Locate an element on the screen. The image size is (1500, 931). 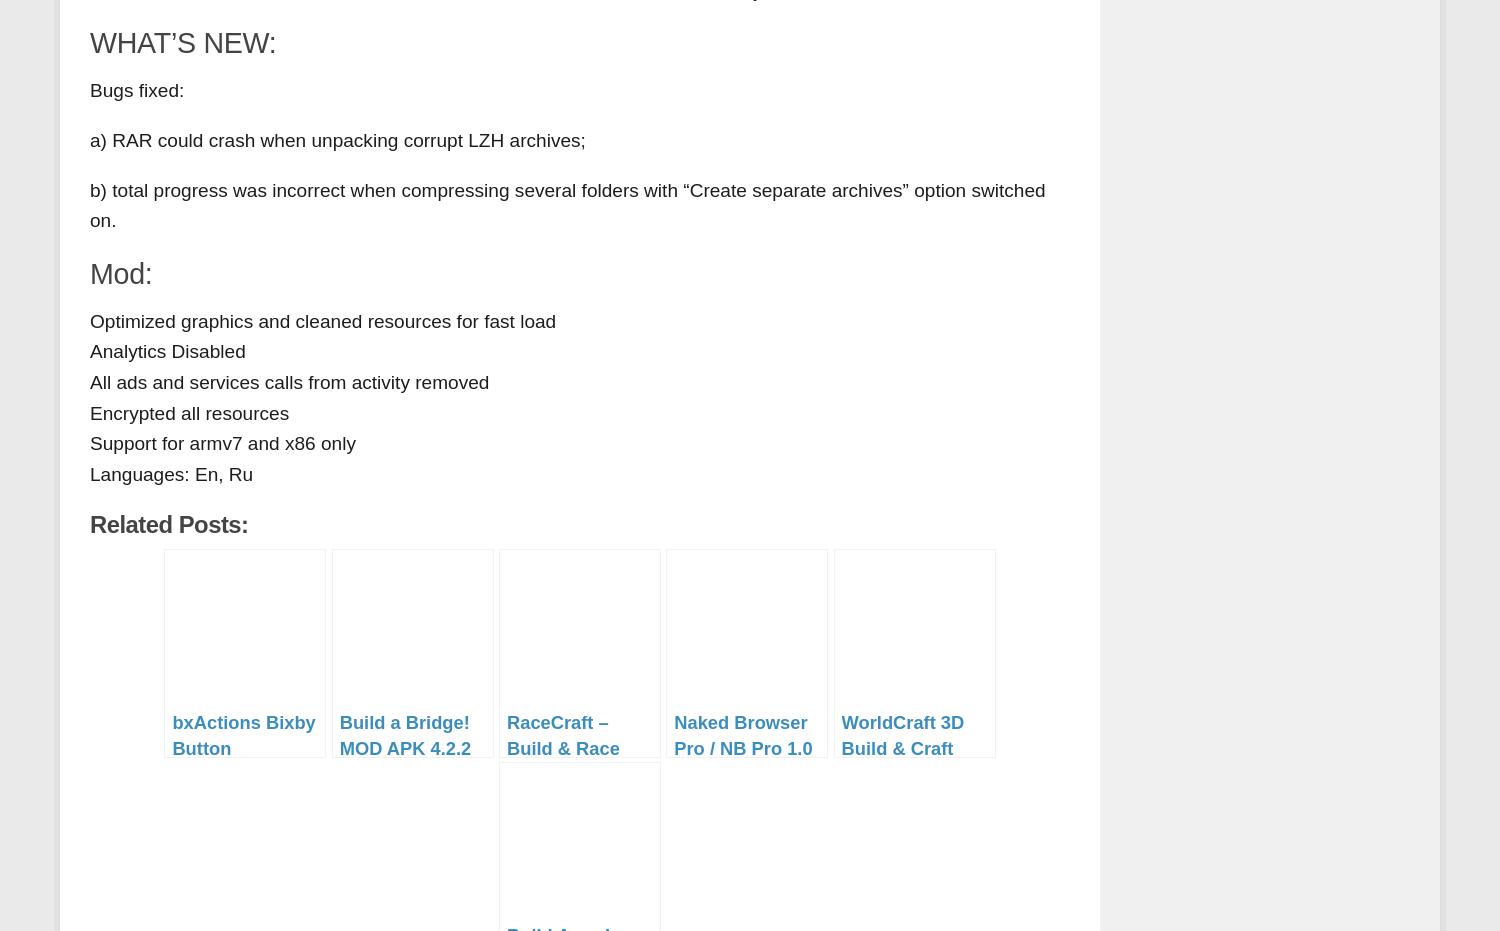
'Naked Browser Pro / NB Pro 1.0 build 70 Apk for Android' is located at coordinates (741, 760).